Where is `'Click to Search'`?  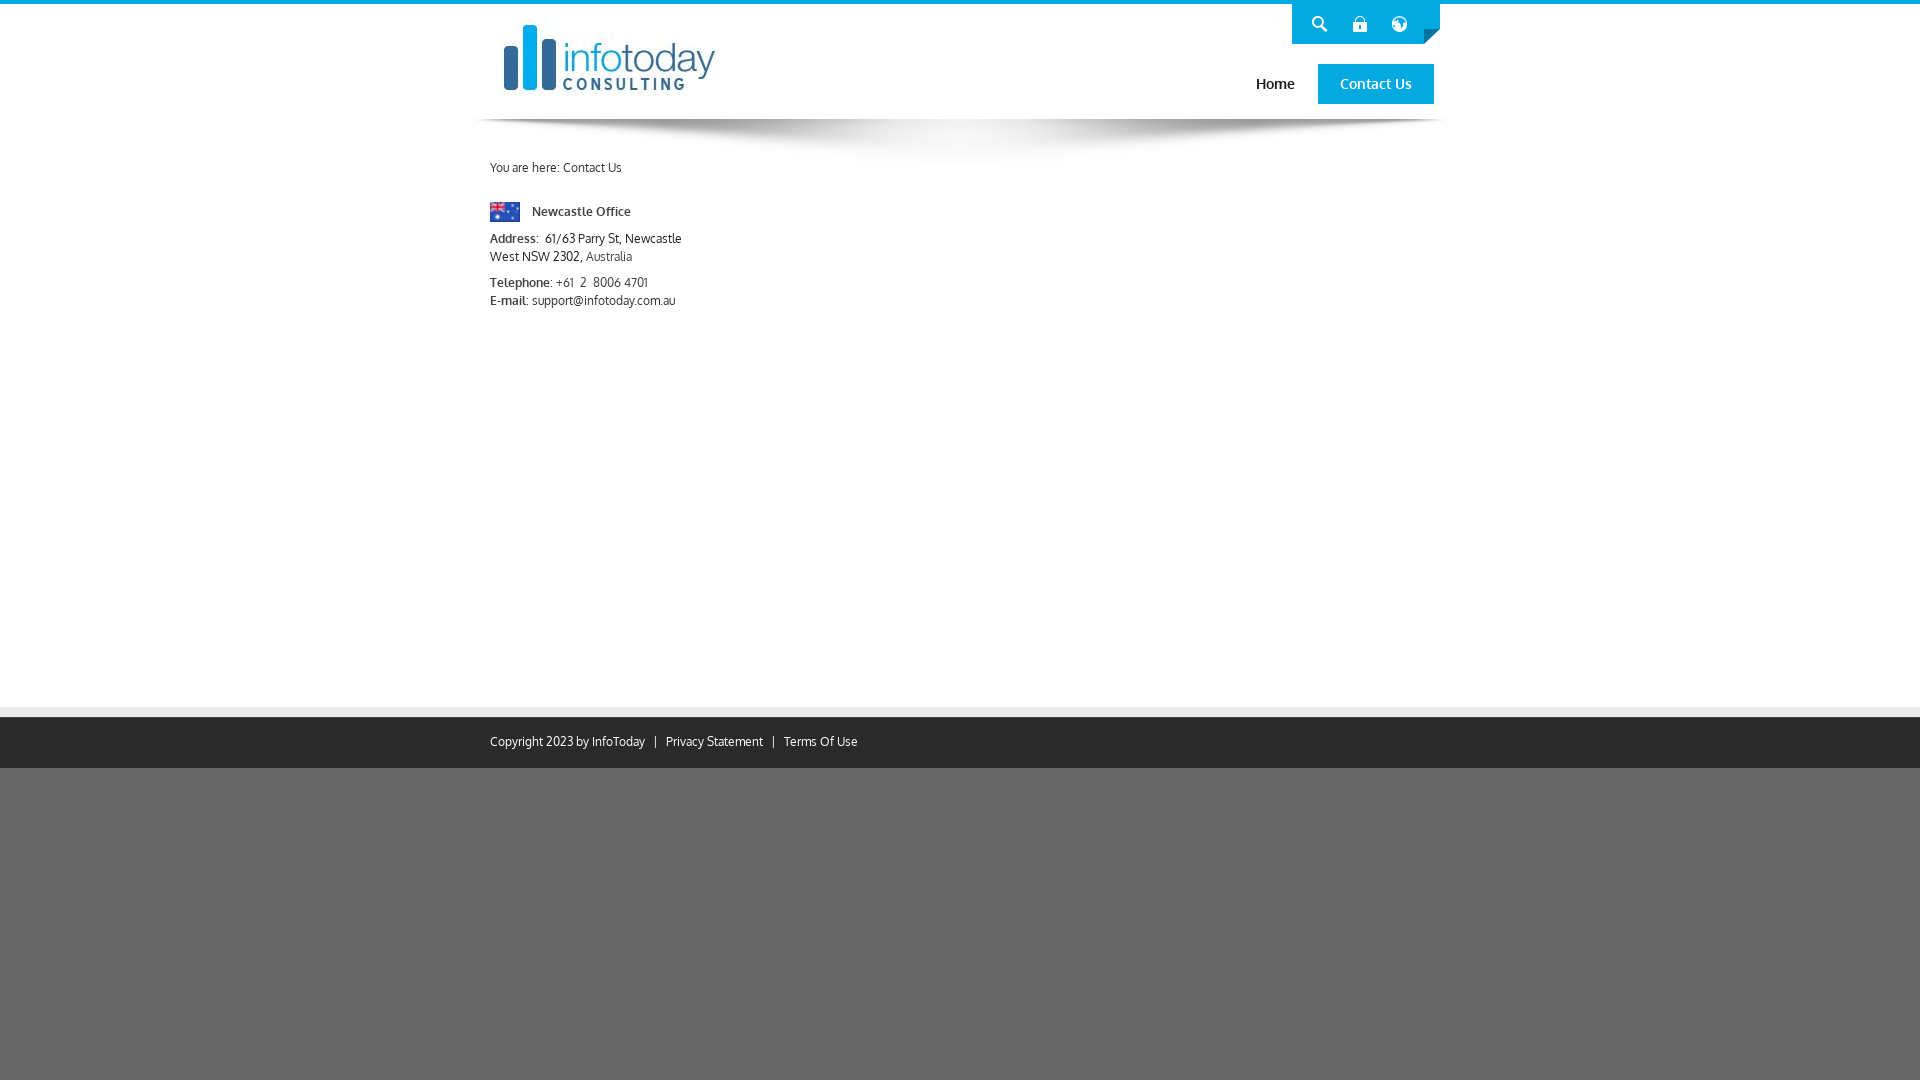
'Click to Search' is located at coordinates (1319, 23).